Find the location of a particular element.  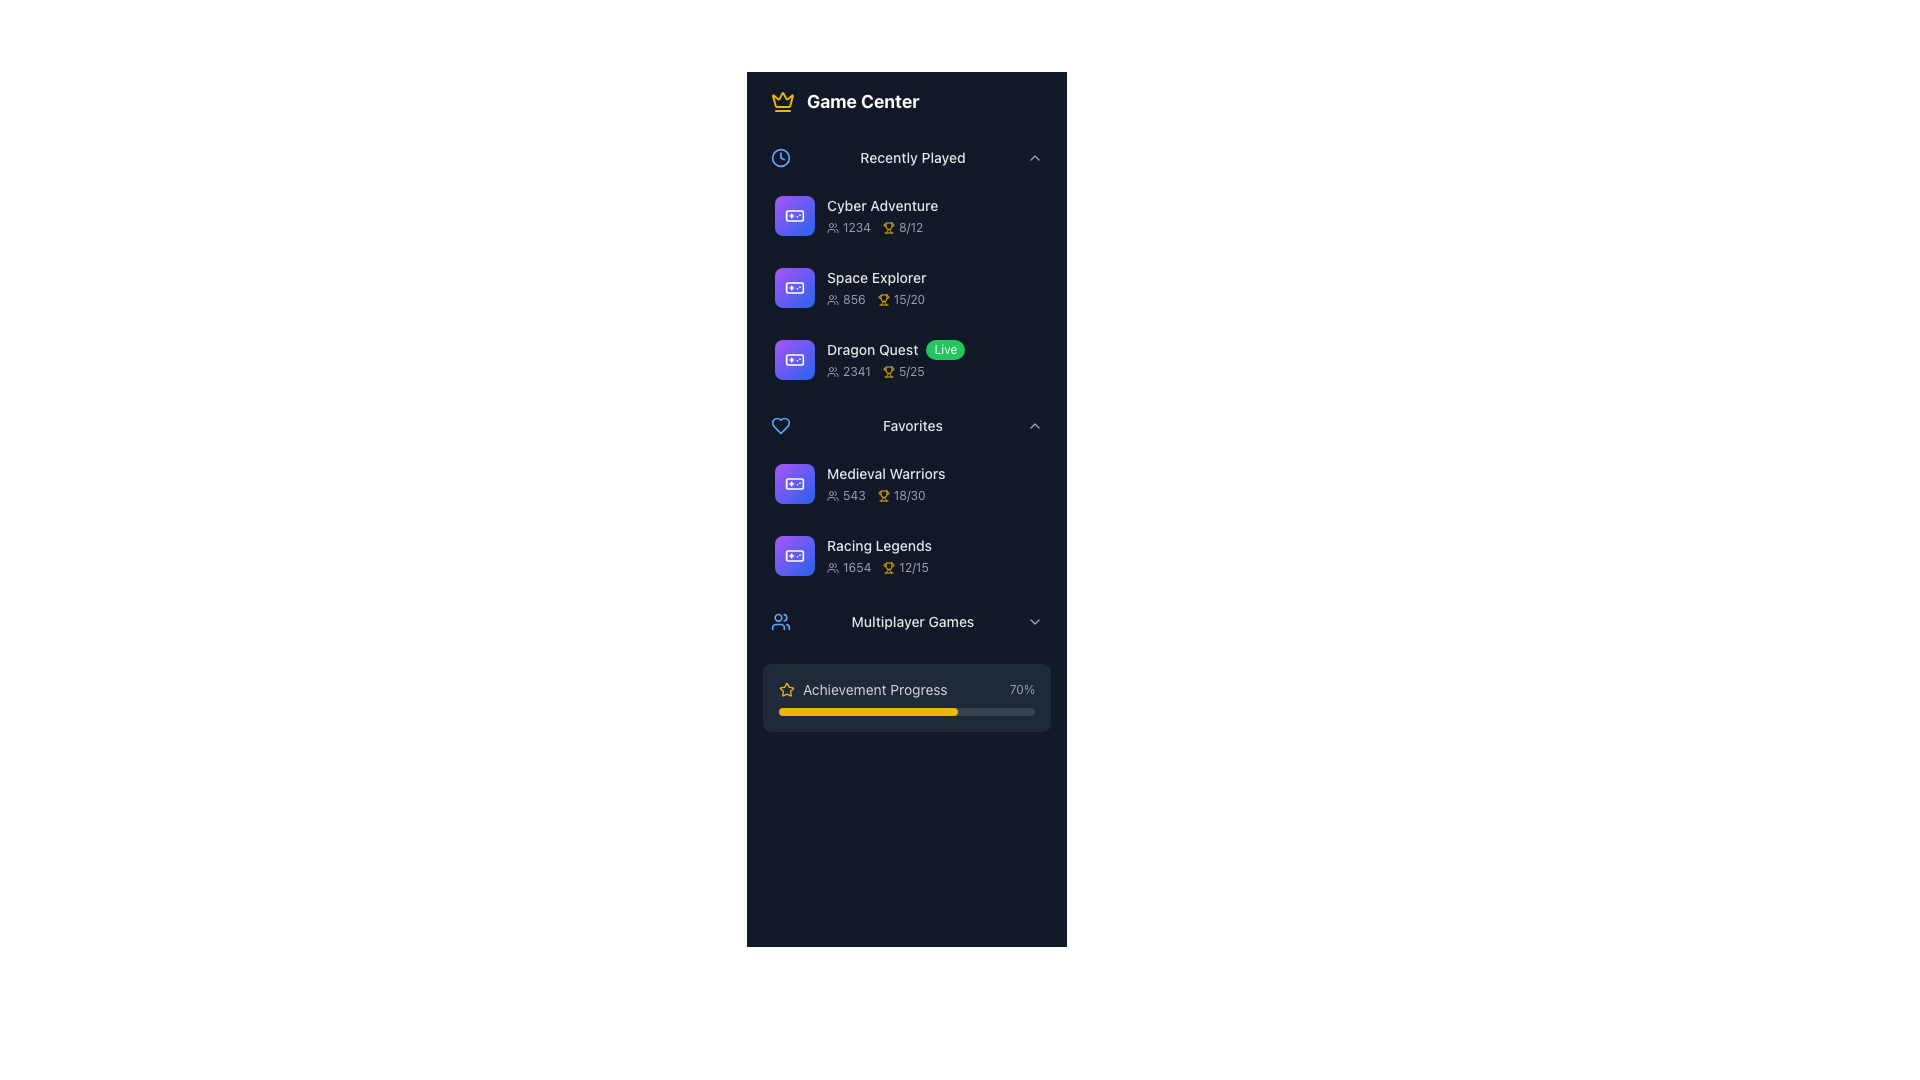

numerical value '1234' displayed in light gray text, which indicates the user count for the game 'Cyber Adventure', located in the first row under the 'Recently Played' section is located at coordinates (849, 226).